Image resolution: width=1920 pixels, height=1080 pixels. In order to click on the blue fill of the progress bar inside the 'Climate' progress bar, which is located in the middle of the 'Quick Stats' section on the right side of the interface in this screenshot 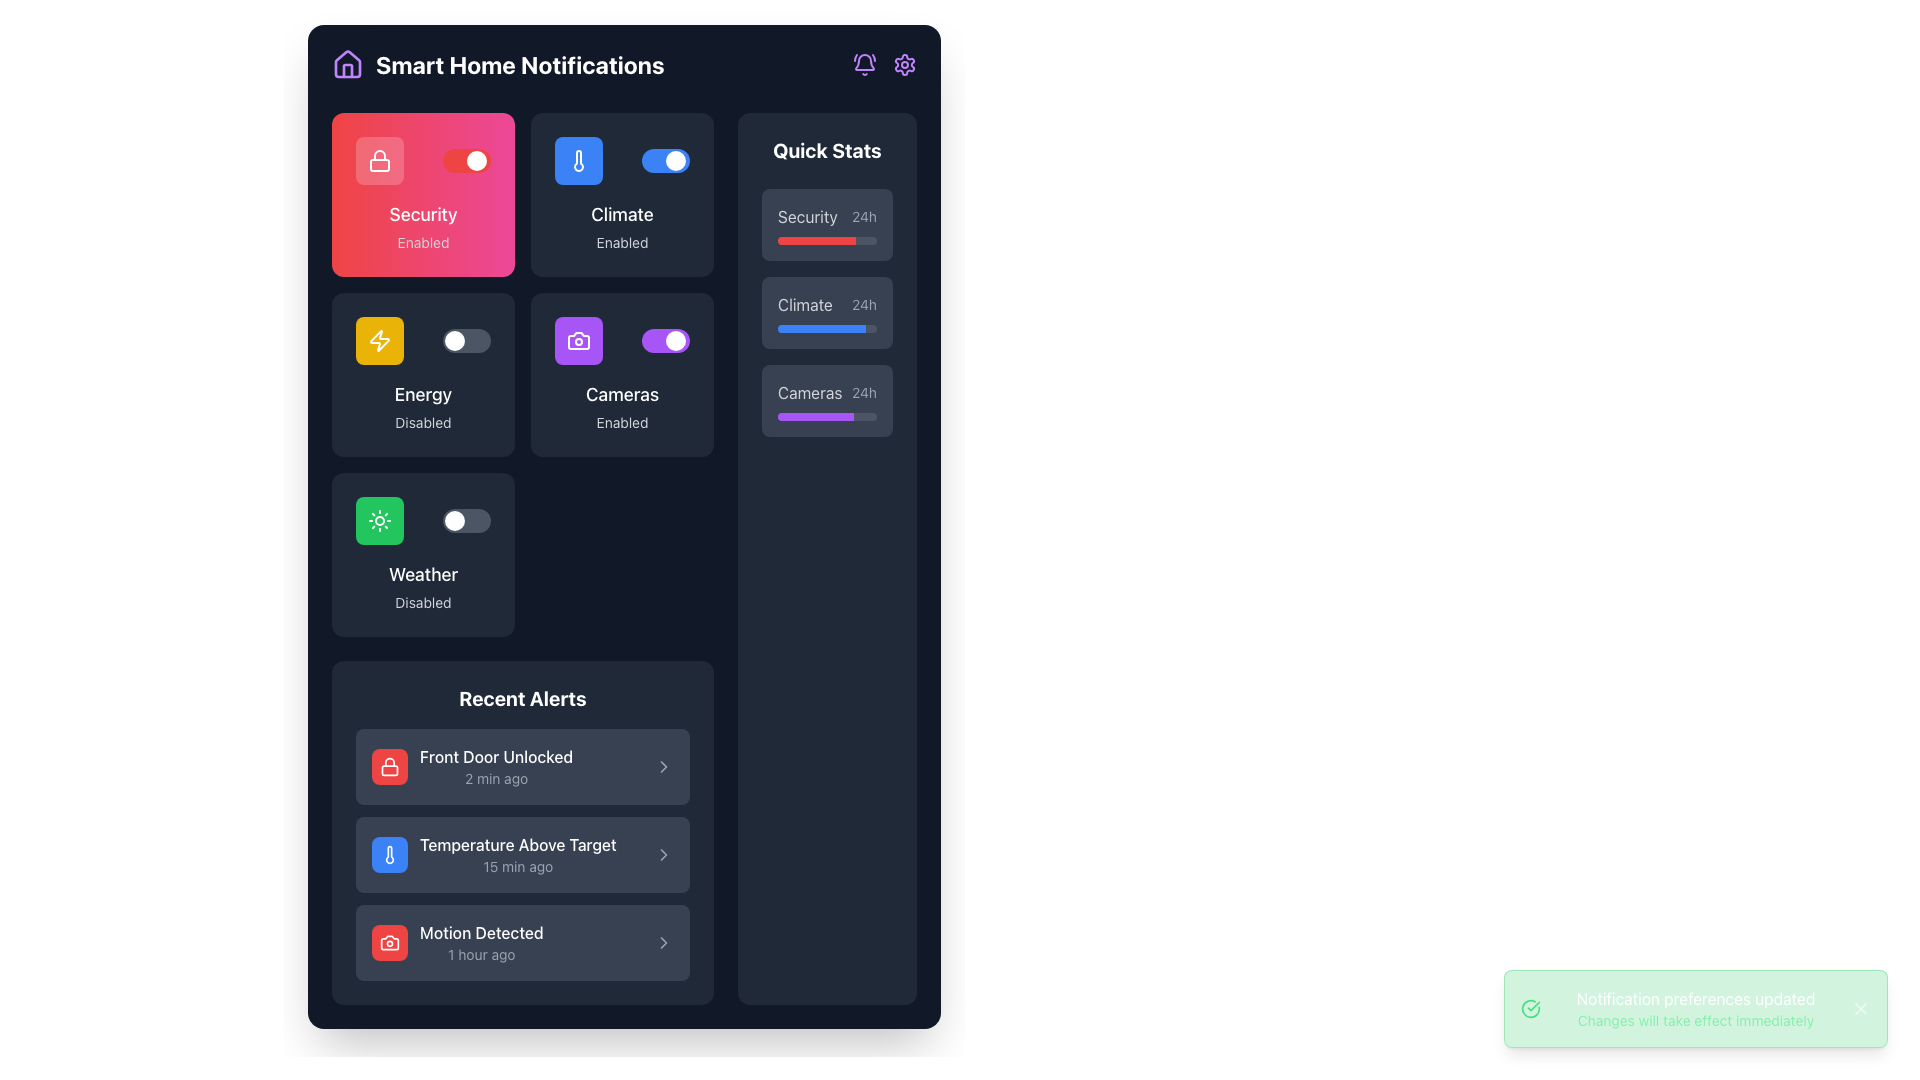, I will do `click(821, 327)`.